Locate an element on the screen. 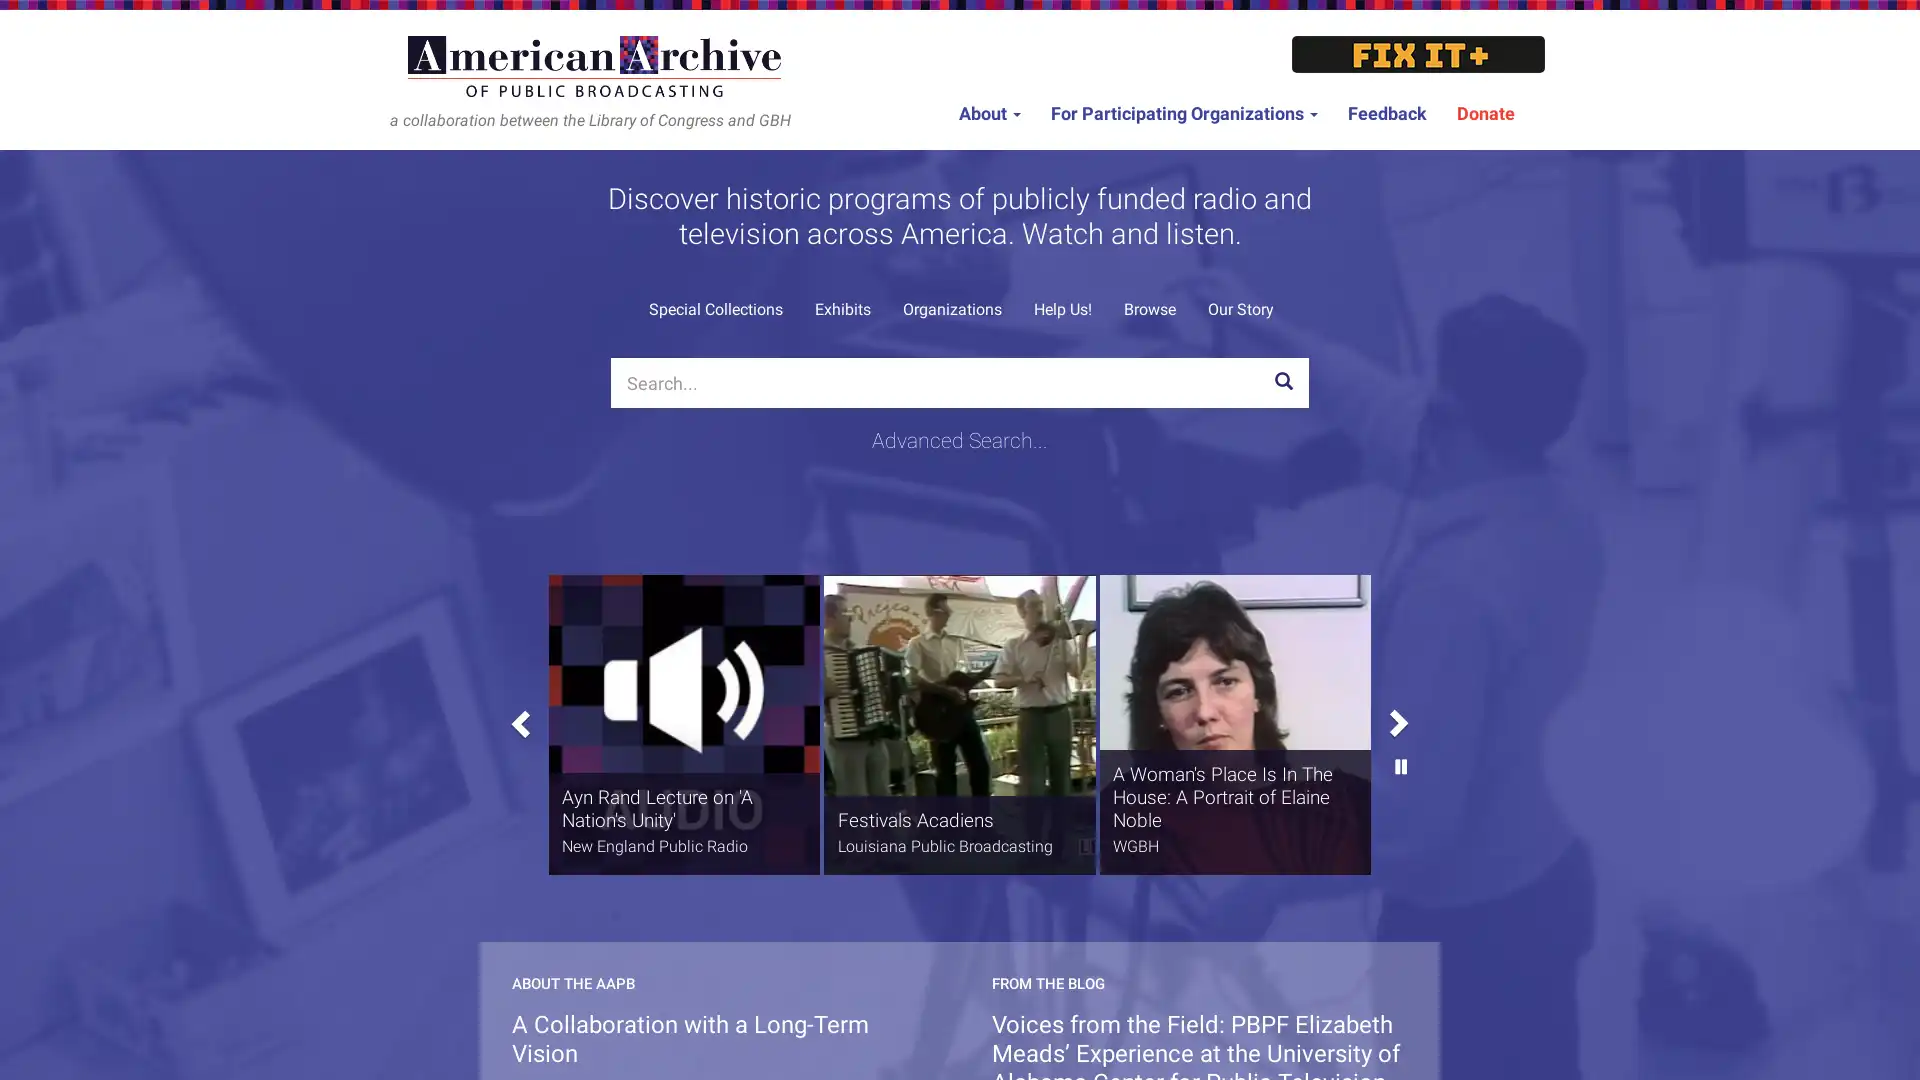  Previous is located at coordinates (518, 716).